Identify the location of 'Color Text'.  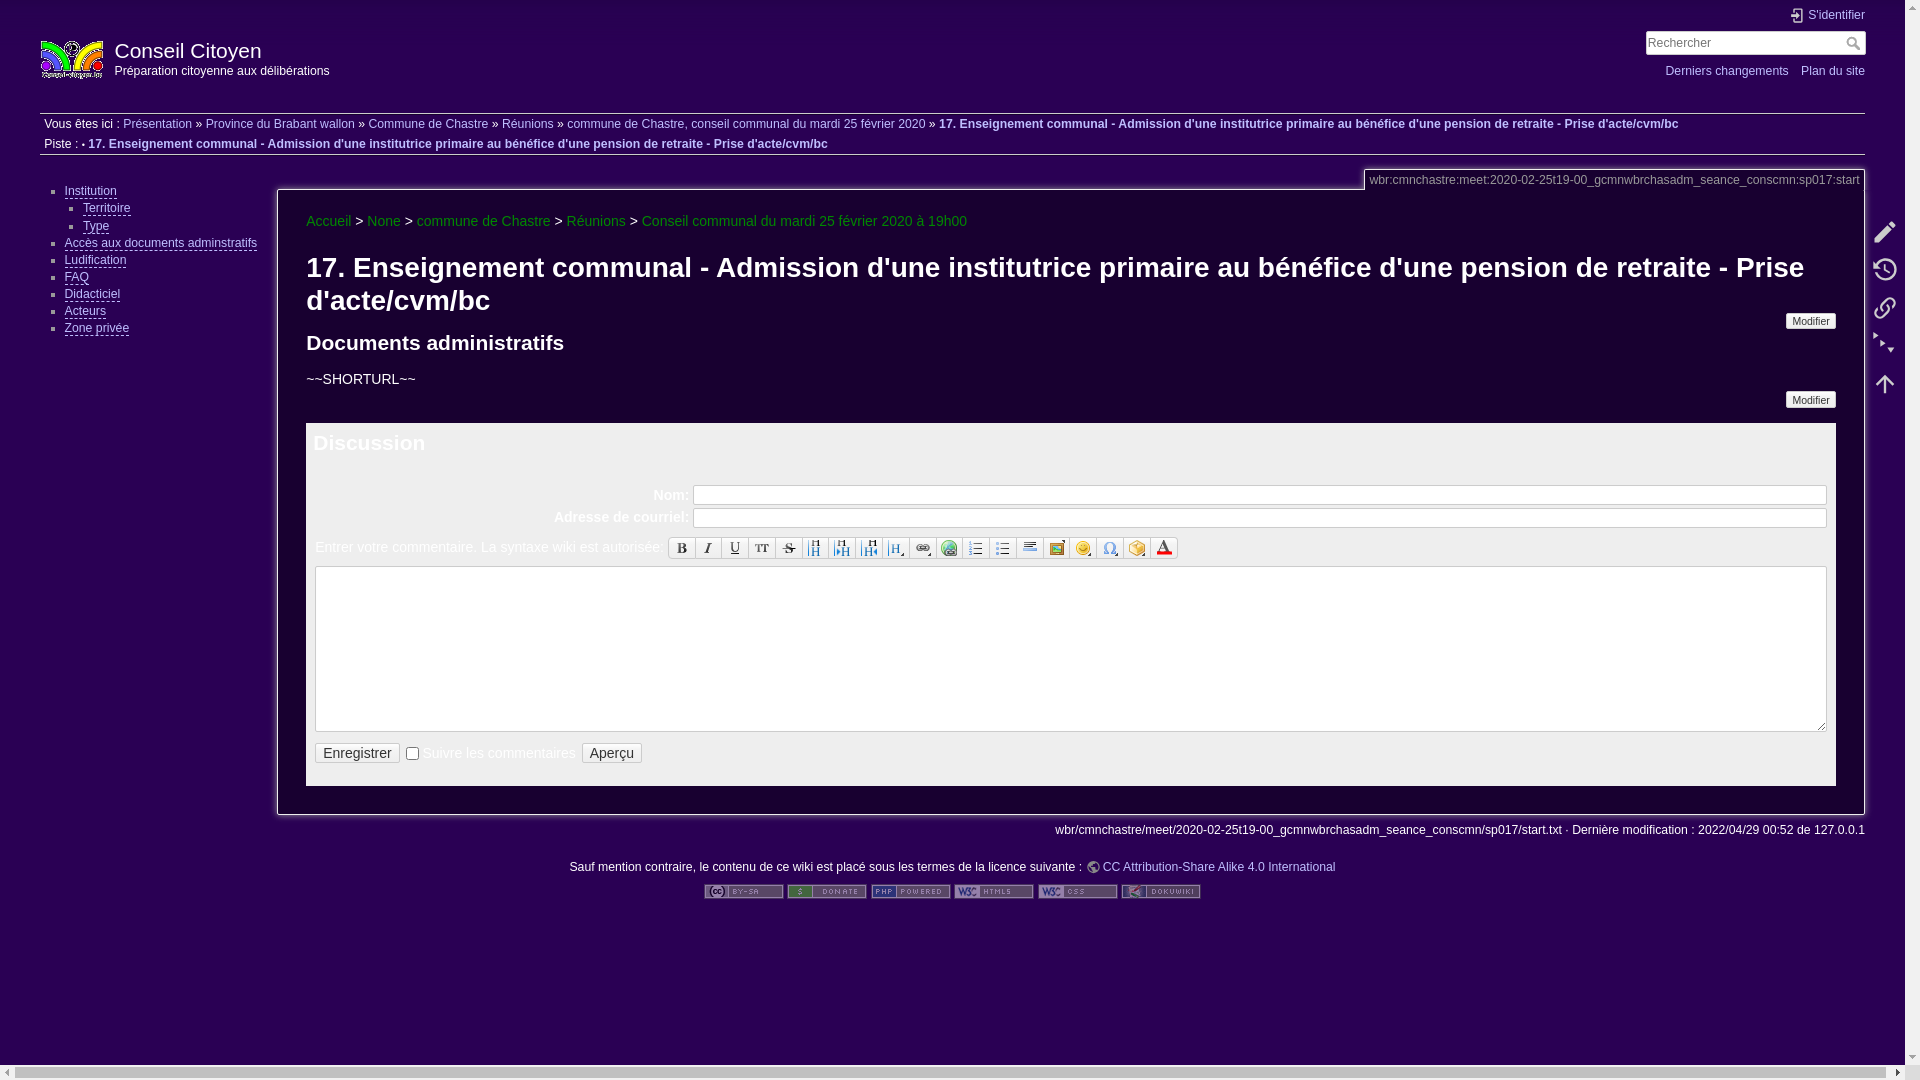
(1164, 547).